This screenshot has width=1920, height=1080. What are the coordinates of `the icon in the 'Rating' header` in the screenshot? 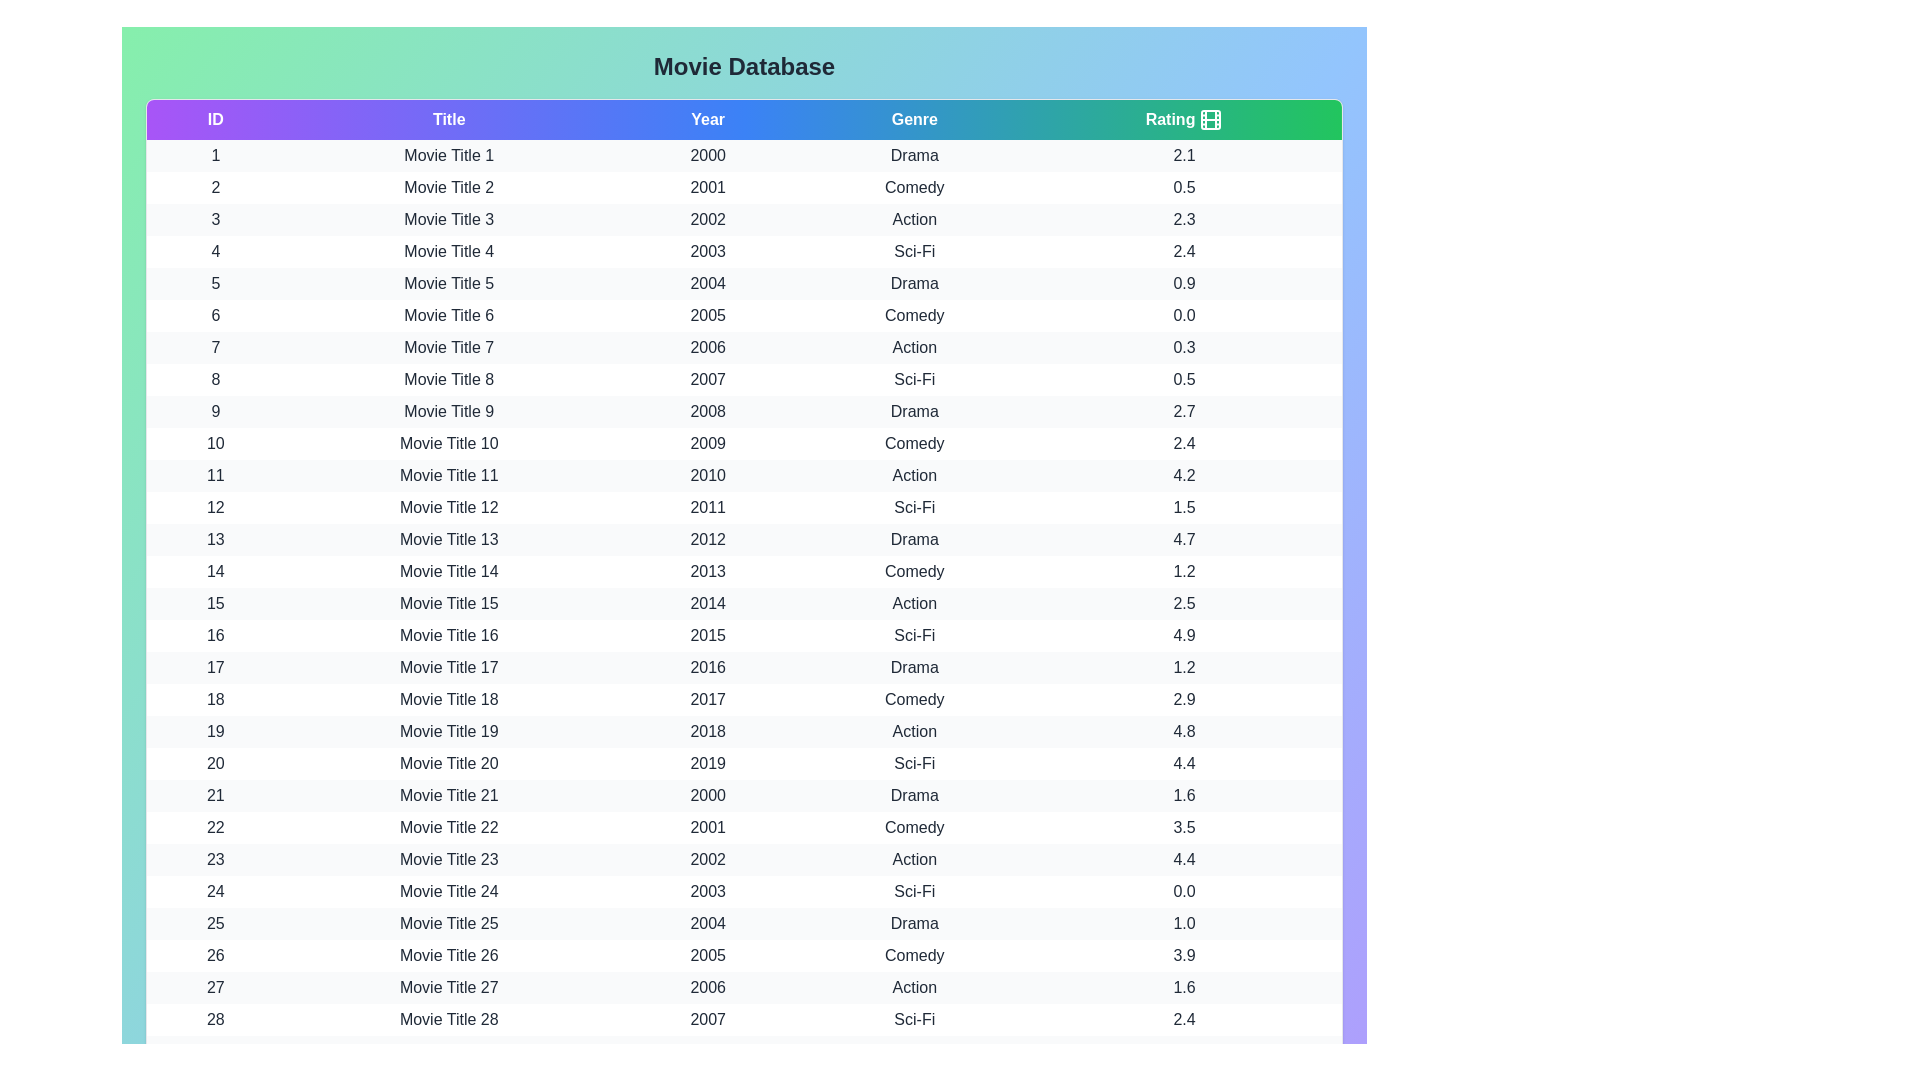 It's located at (1209, 119).